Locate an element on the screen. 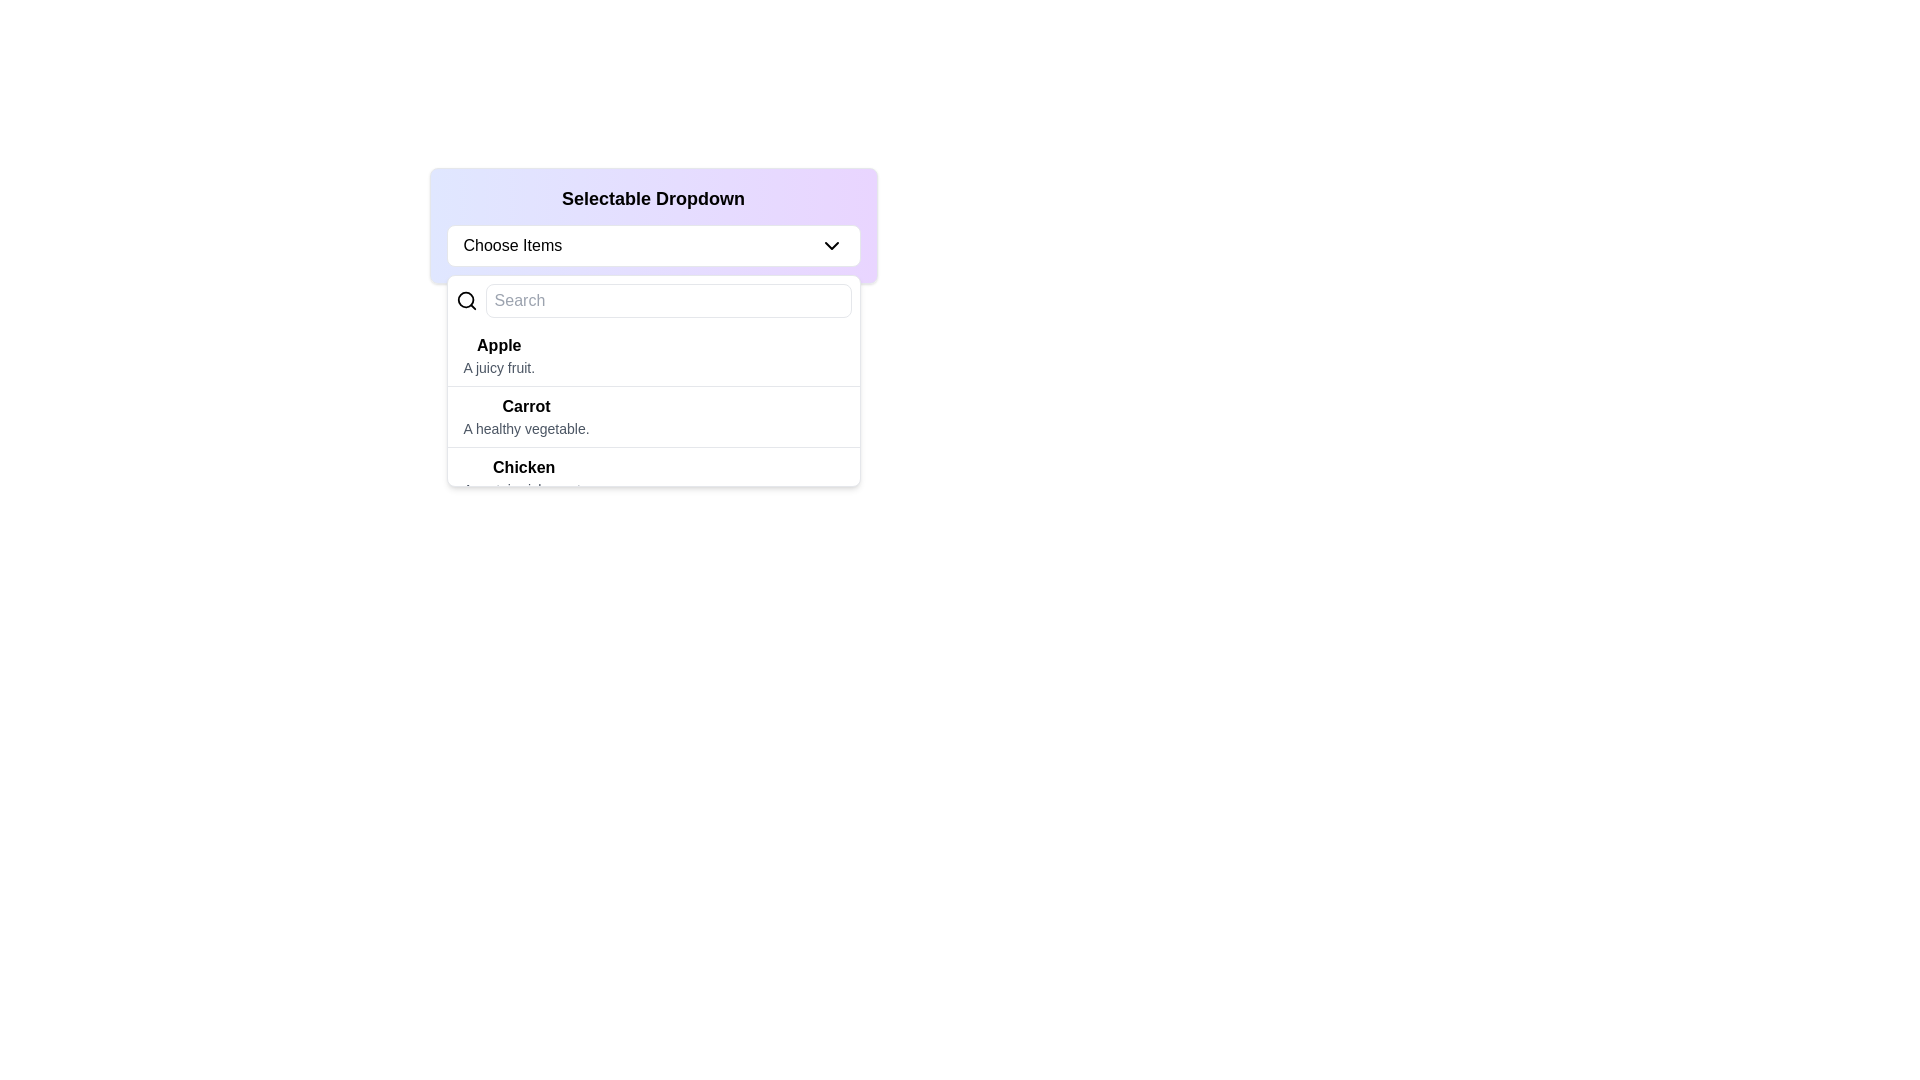  the circular part of the magnifying glass icon, which serves as a visual indicator for the search functionality is located at coordinates (464, 300).